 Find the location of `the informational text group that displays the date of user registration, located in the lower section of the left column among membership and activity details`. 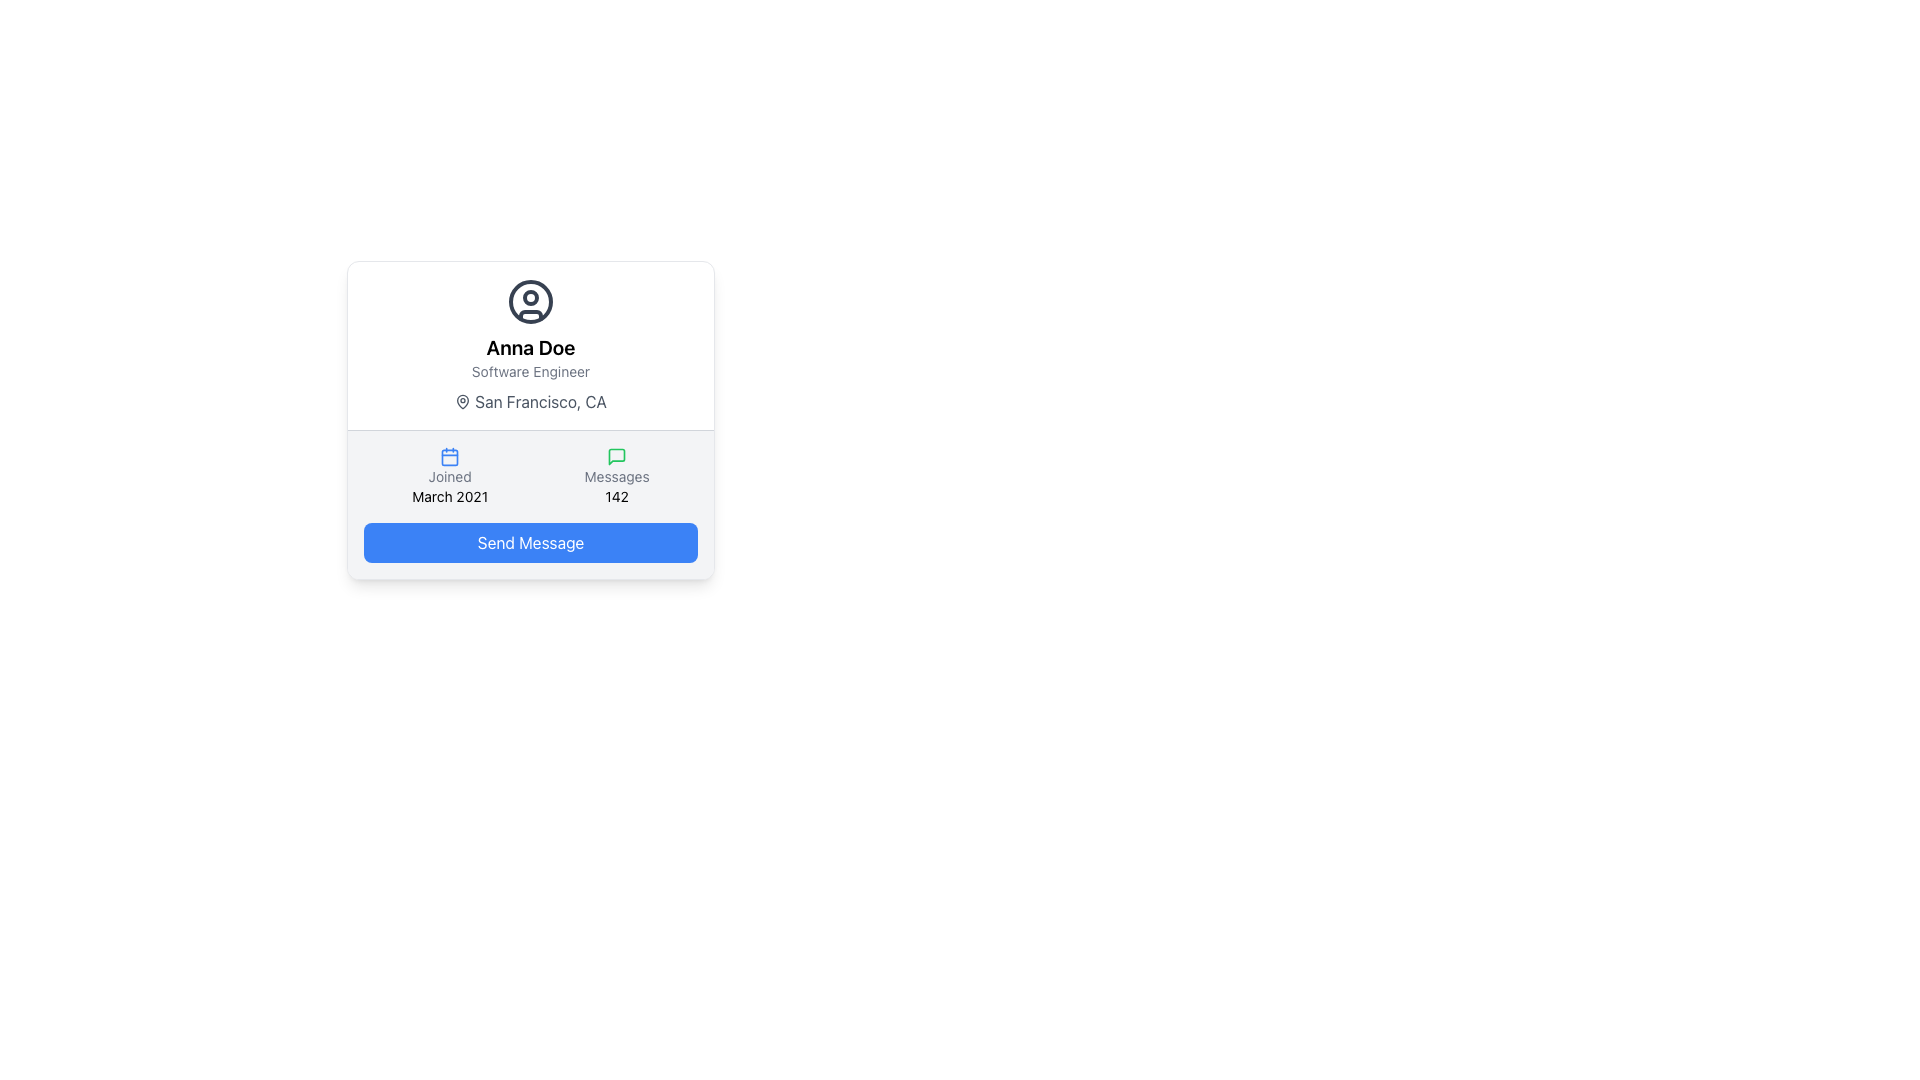

the informational text group that displays the date of user registration, located in the lower section of the left column among membership and activity details is located at coordinates (449, 477).